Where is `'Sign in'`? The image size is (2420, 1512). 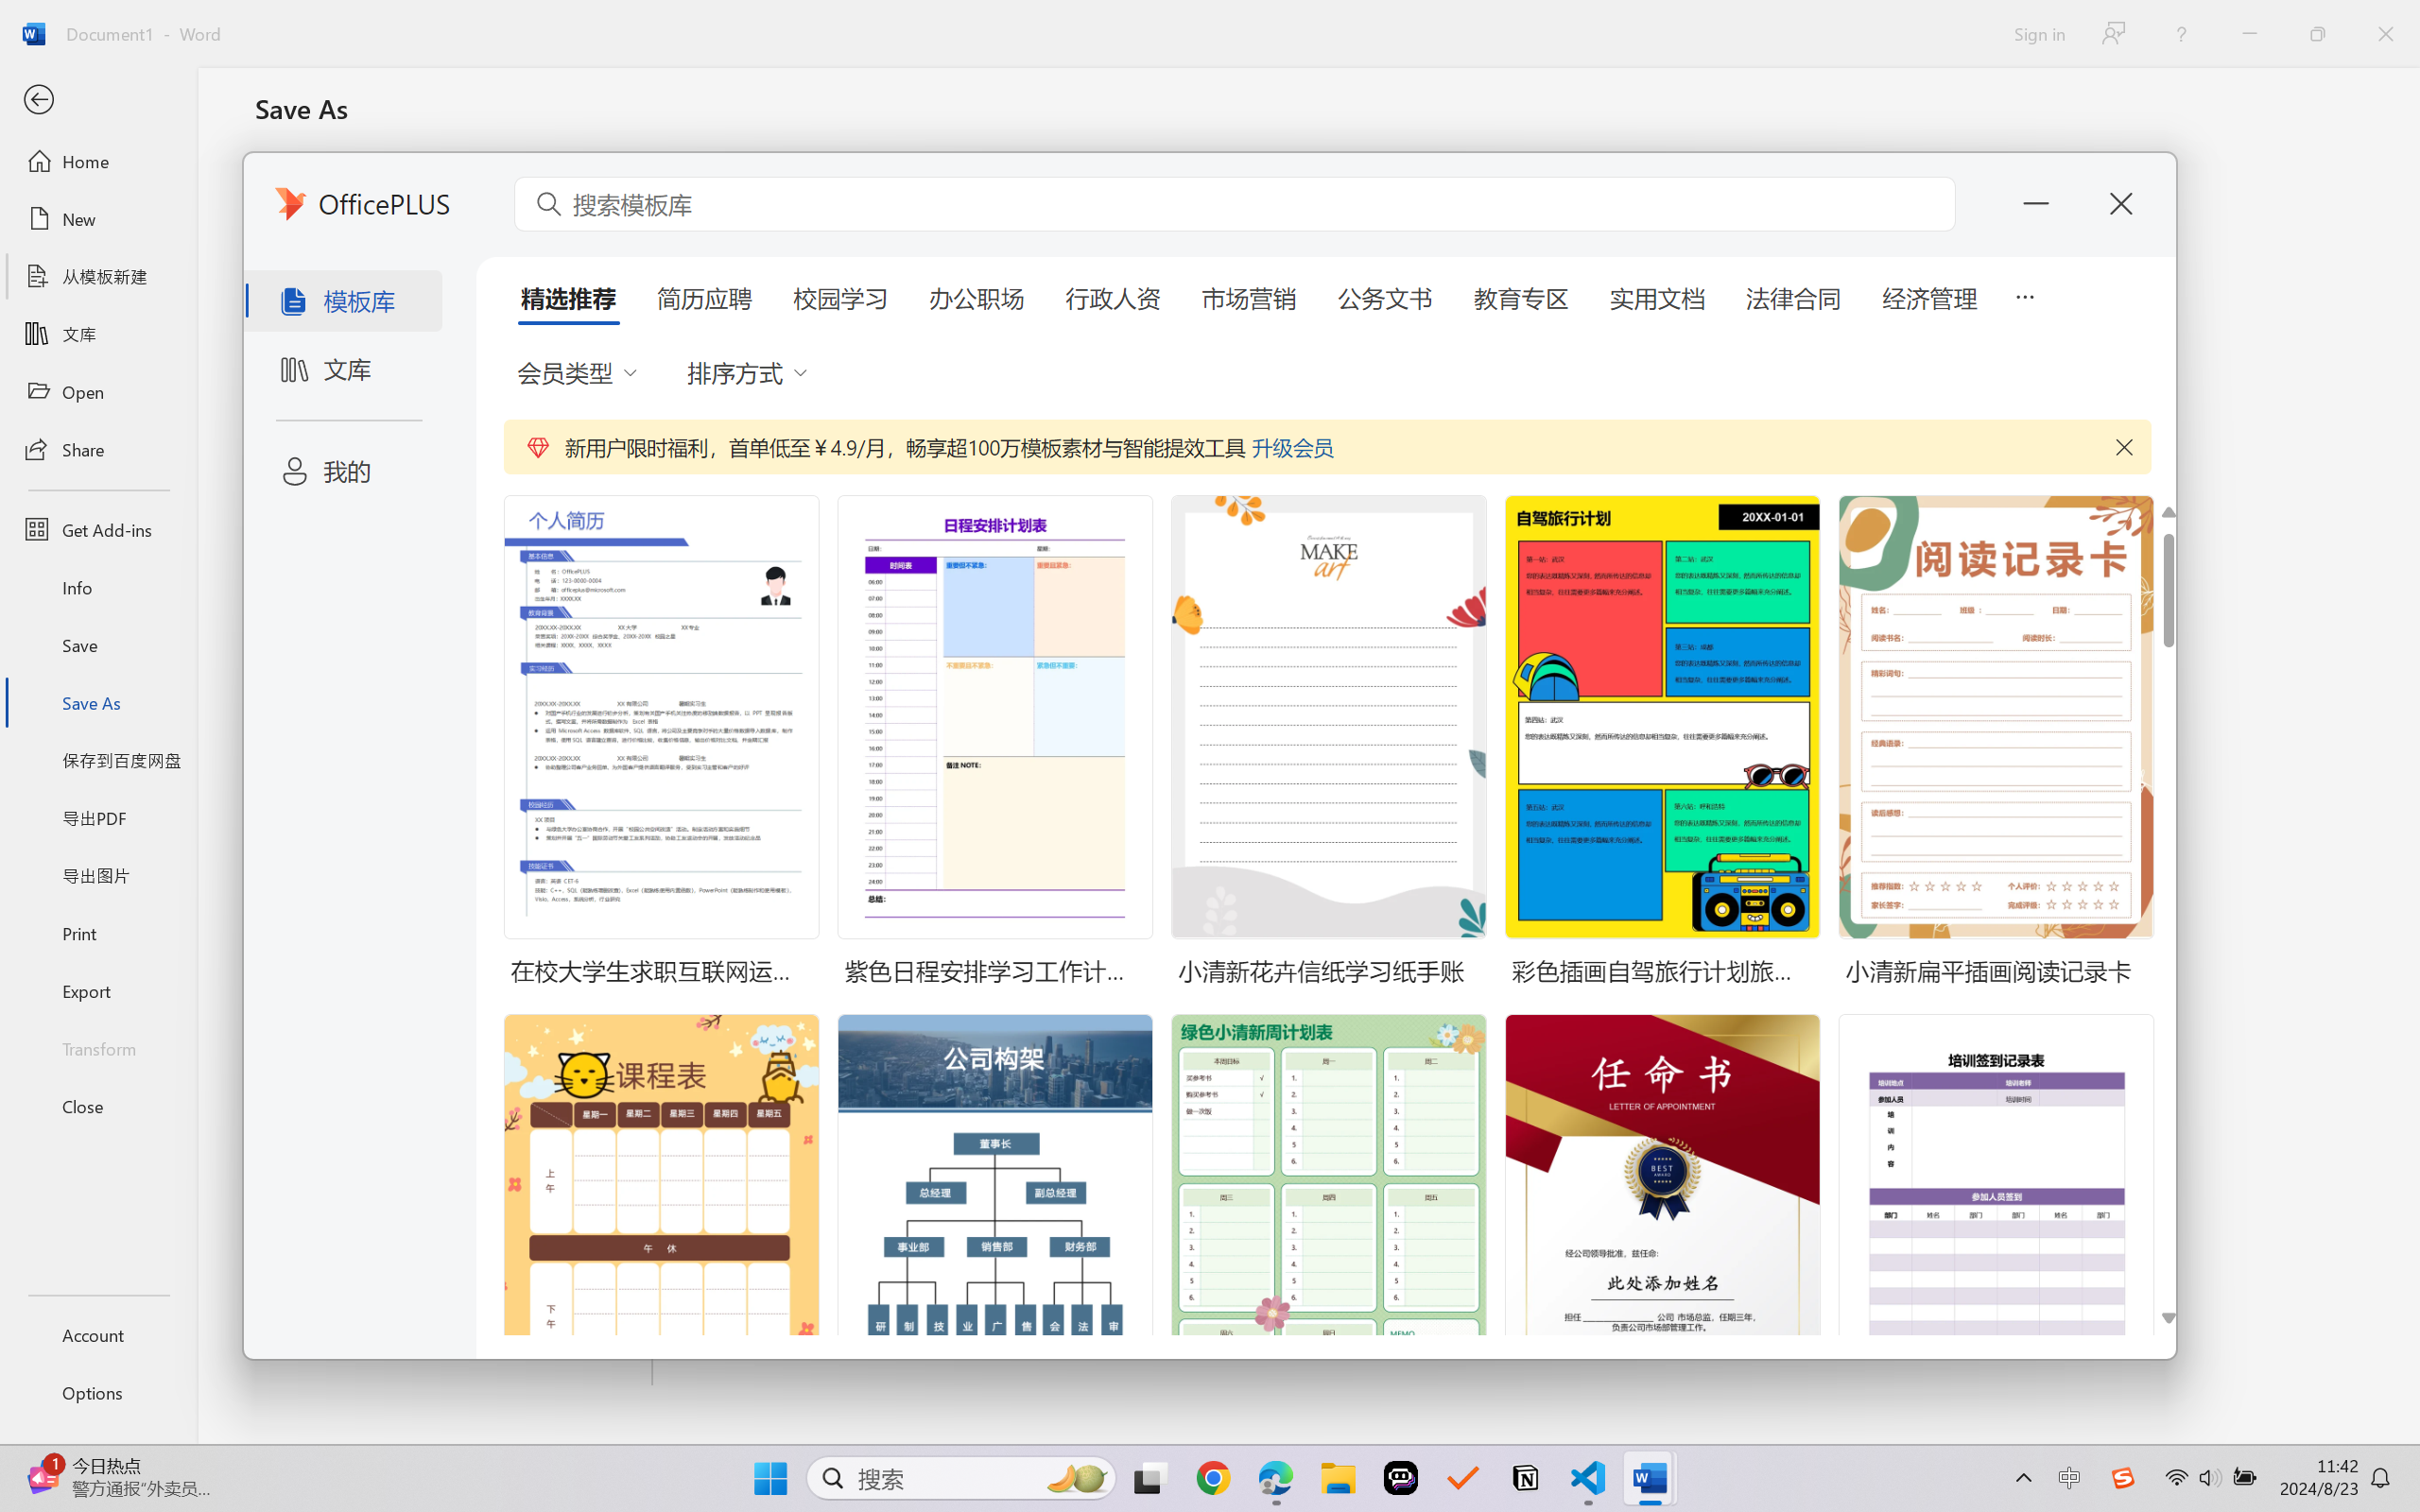
'Sign in' is located at coordinates (2037, 33).